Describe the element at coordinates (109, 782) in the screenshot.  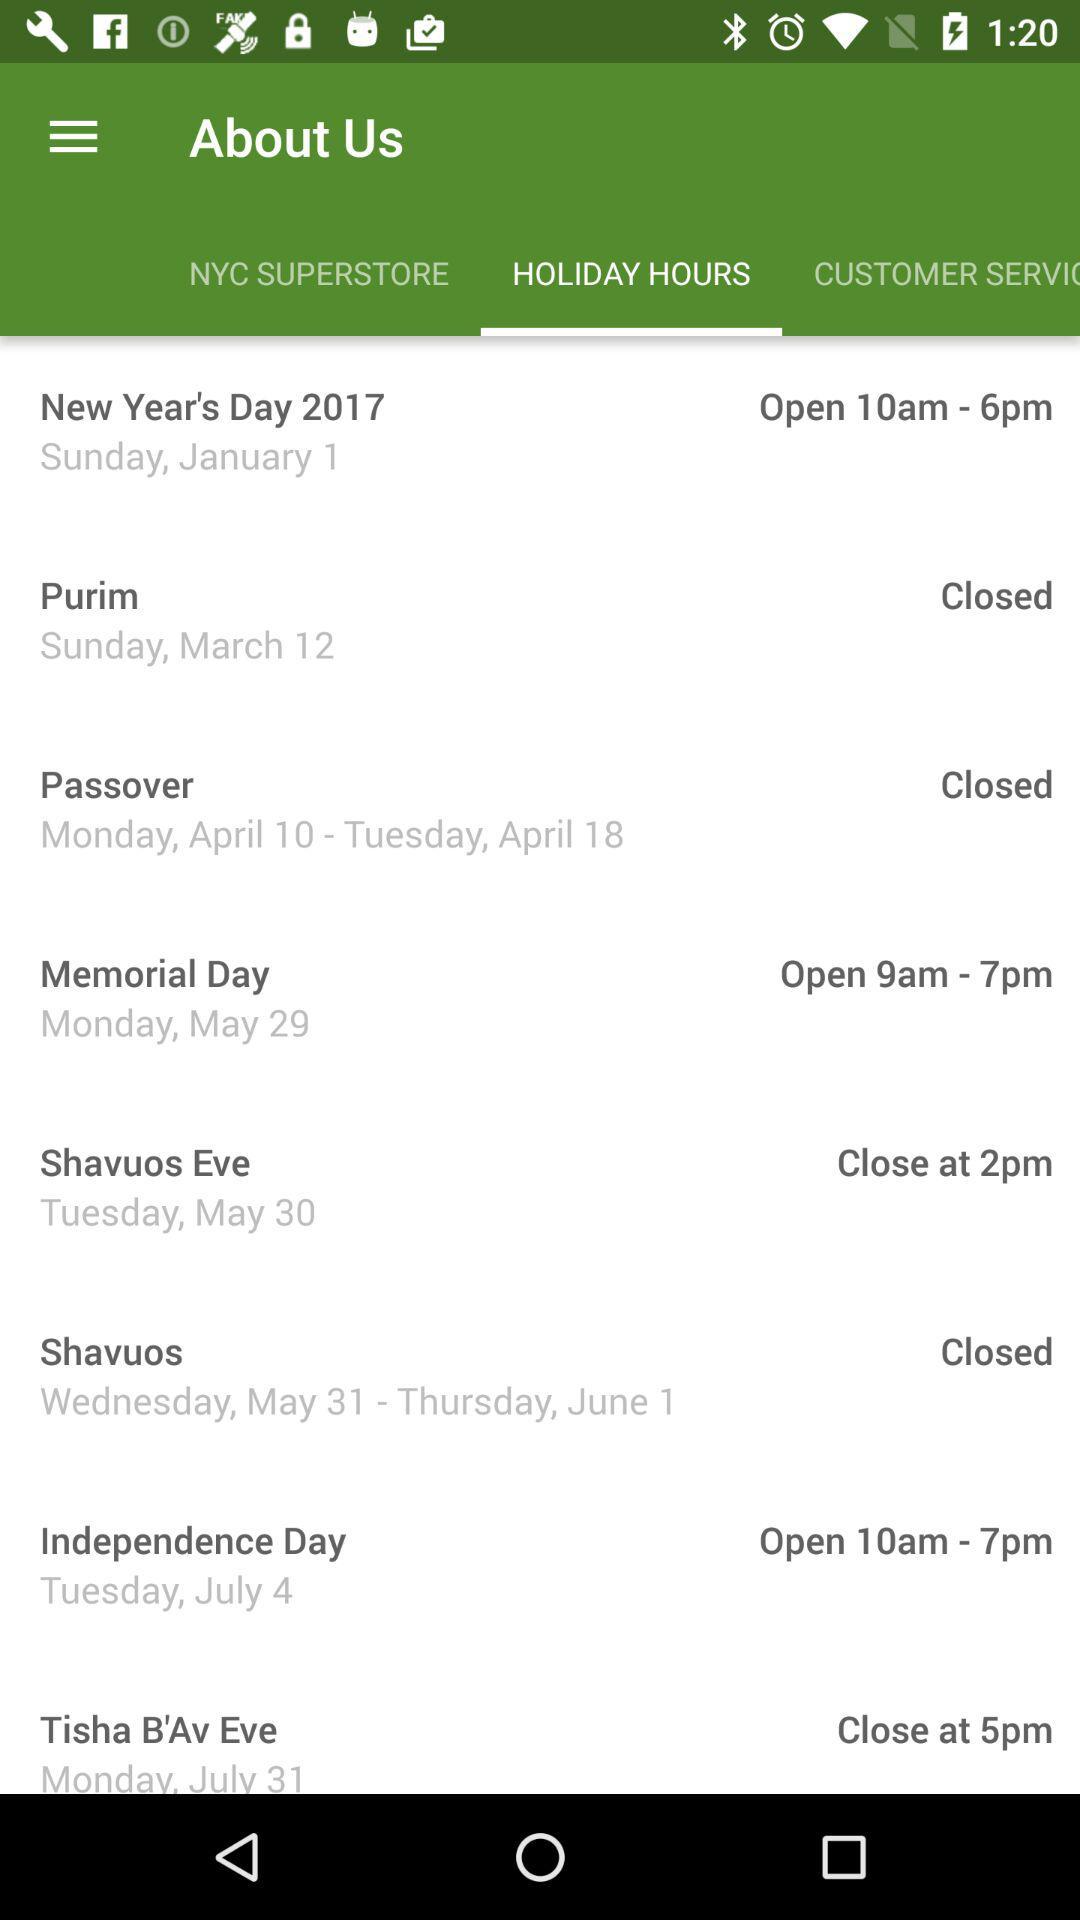
I see `passover icon` at that location.